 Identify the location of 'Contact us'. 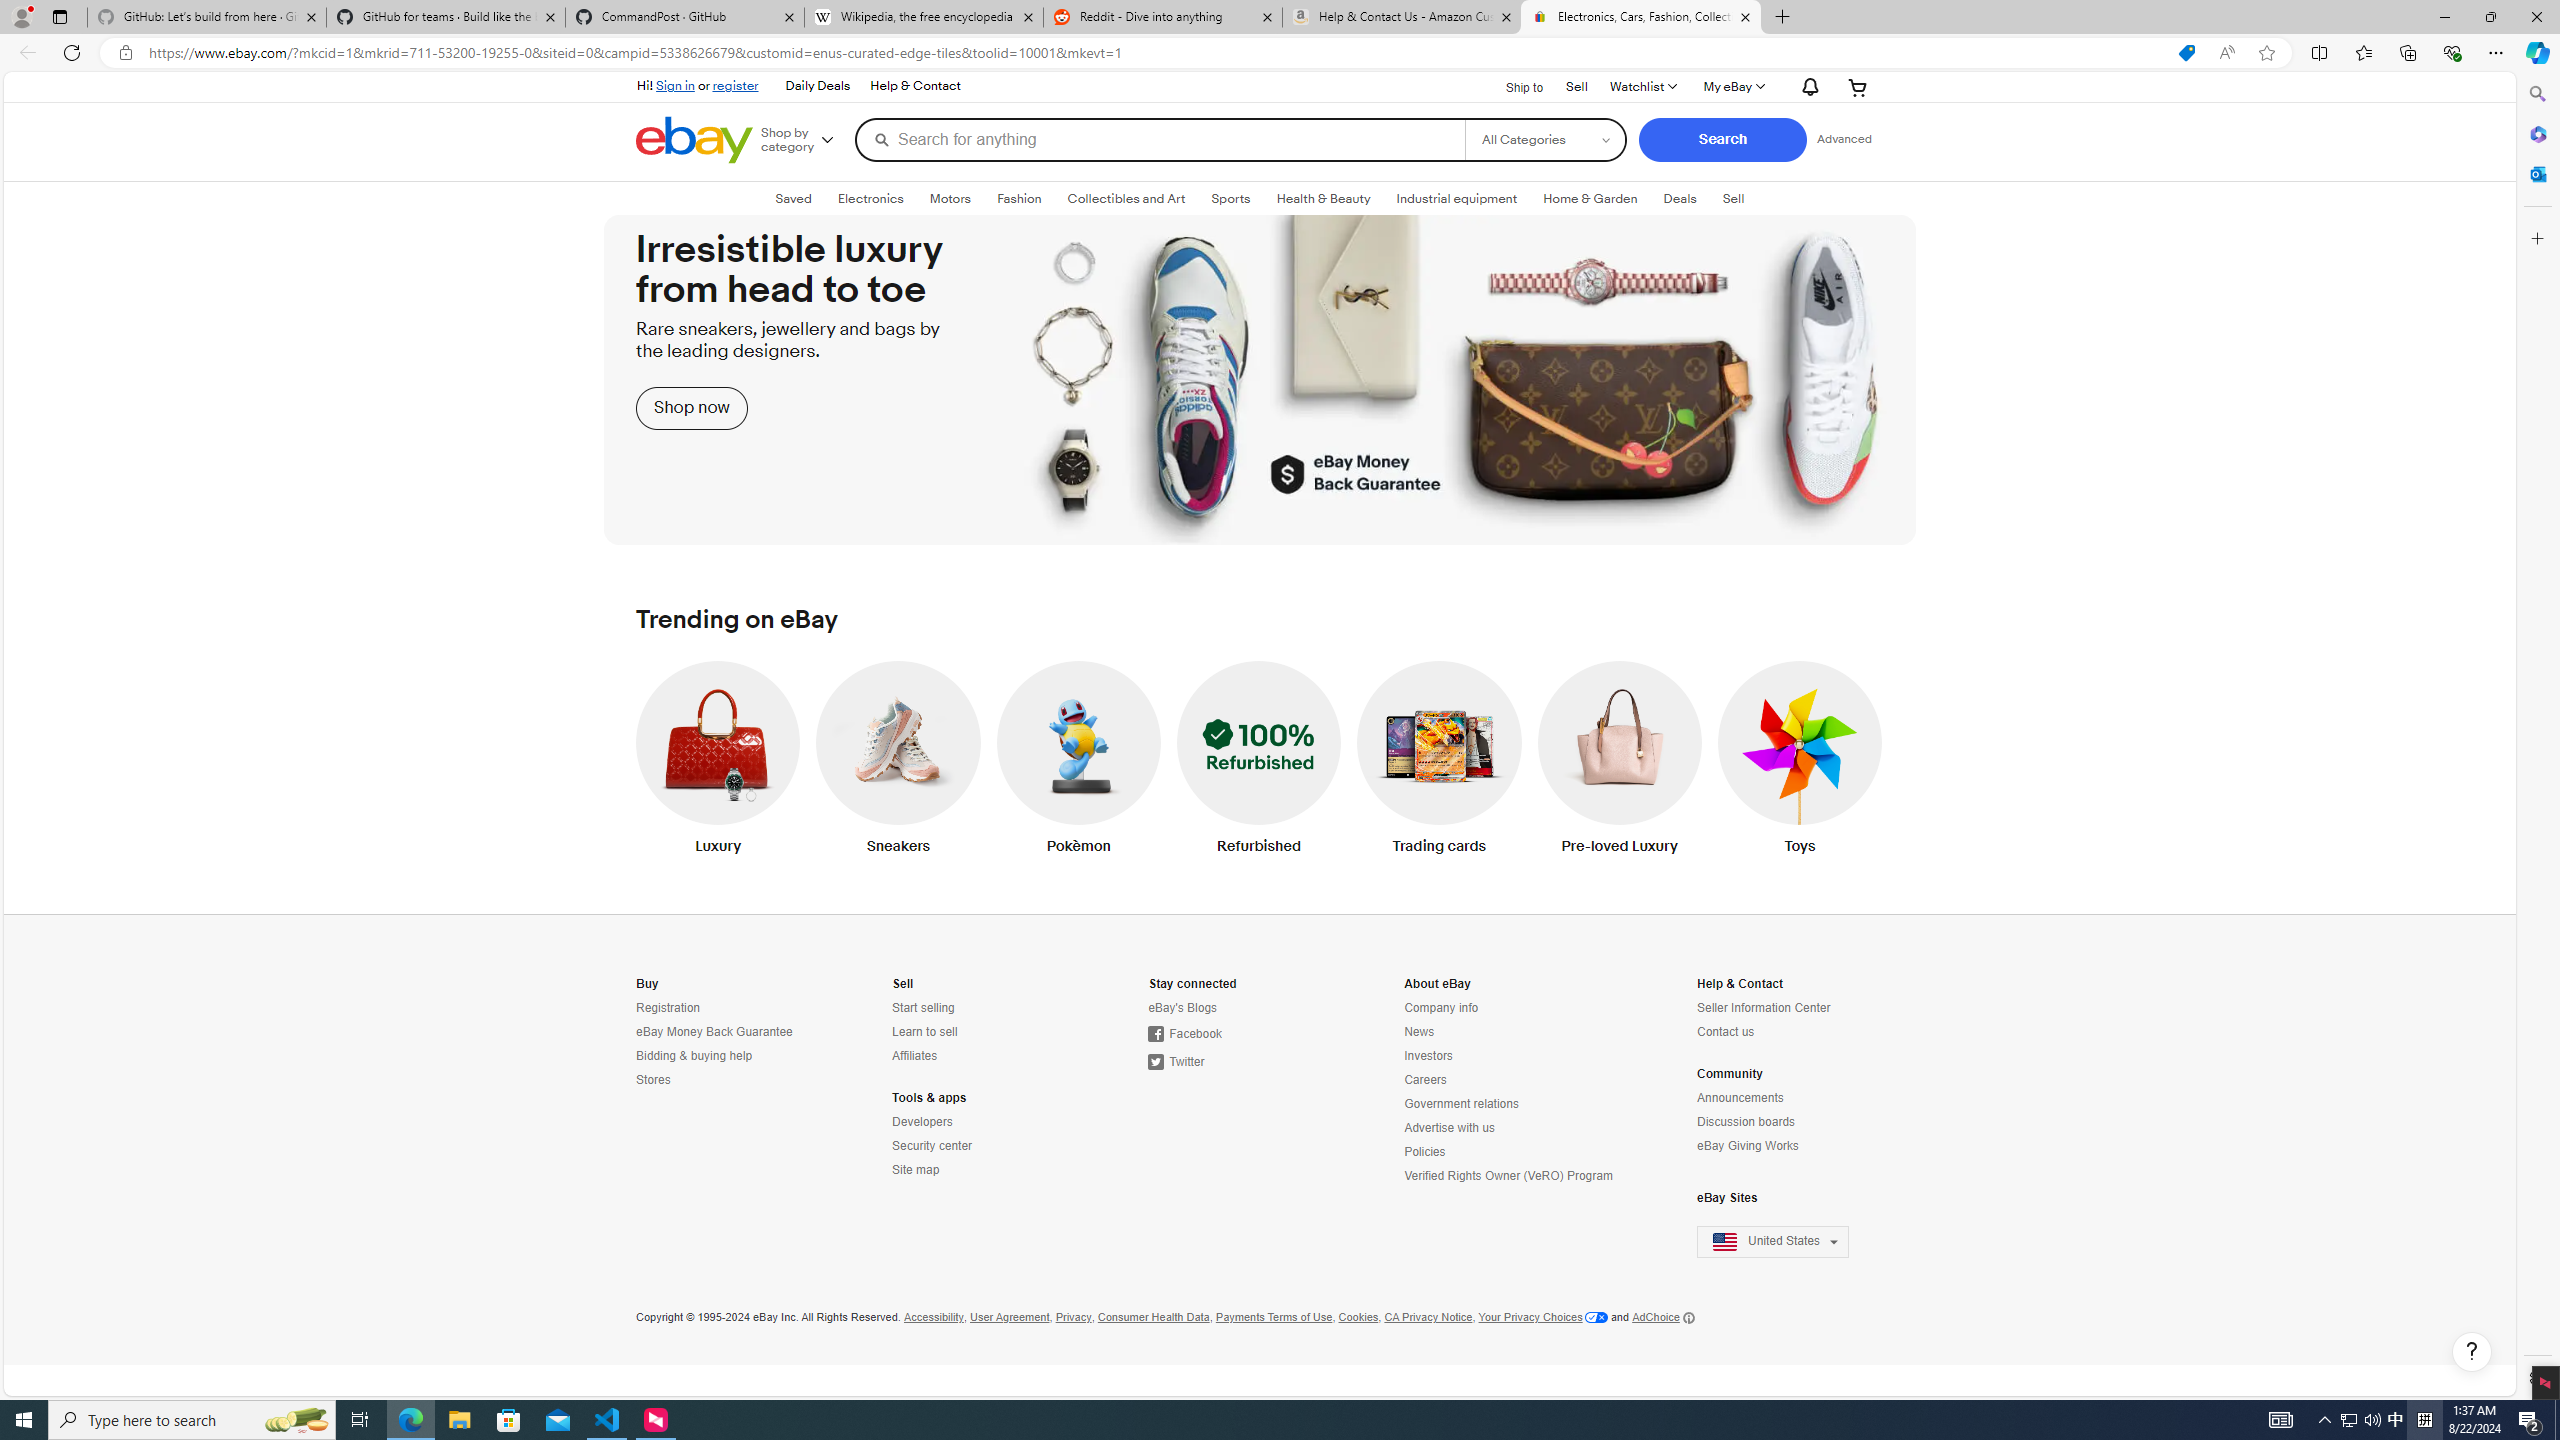
(1785, 1031).